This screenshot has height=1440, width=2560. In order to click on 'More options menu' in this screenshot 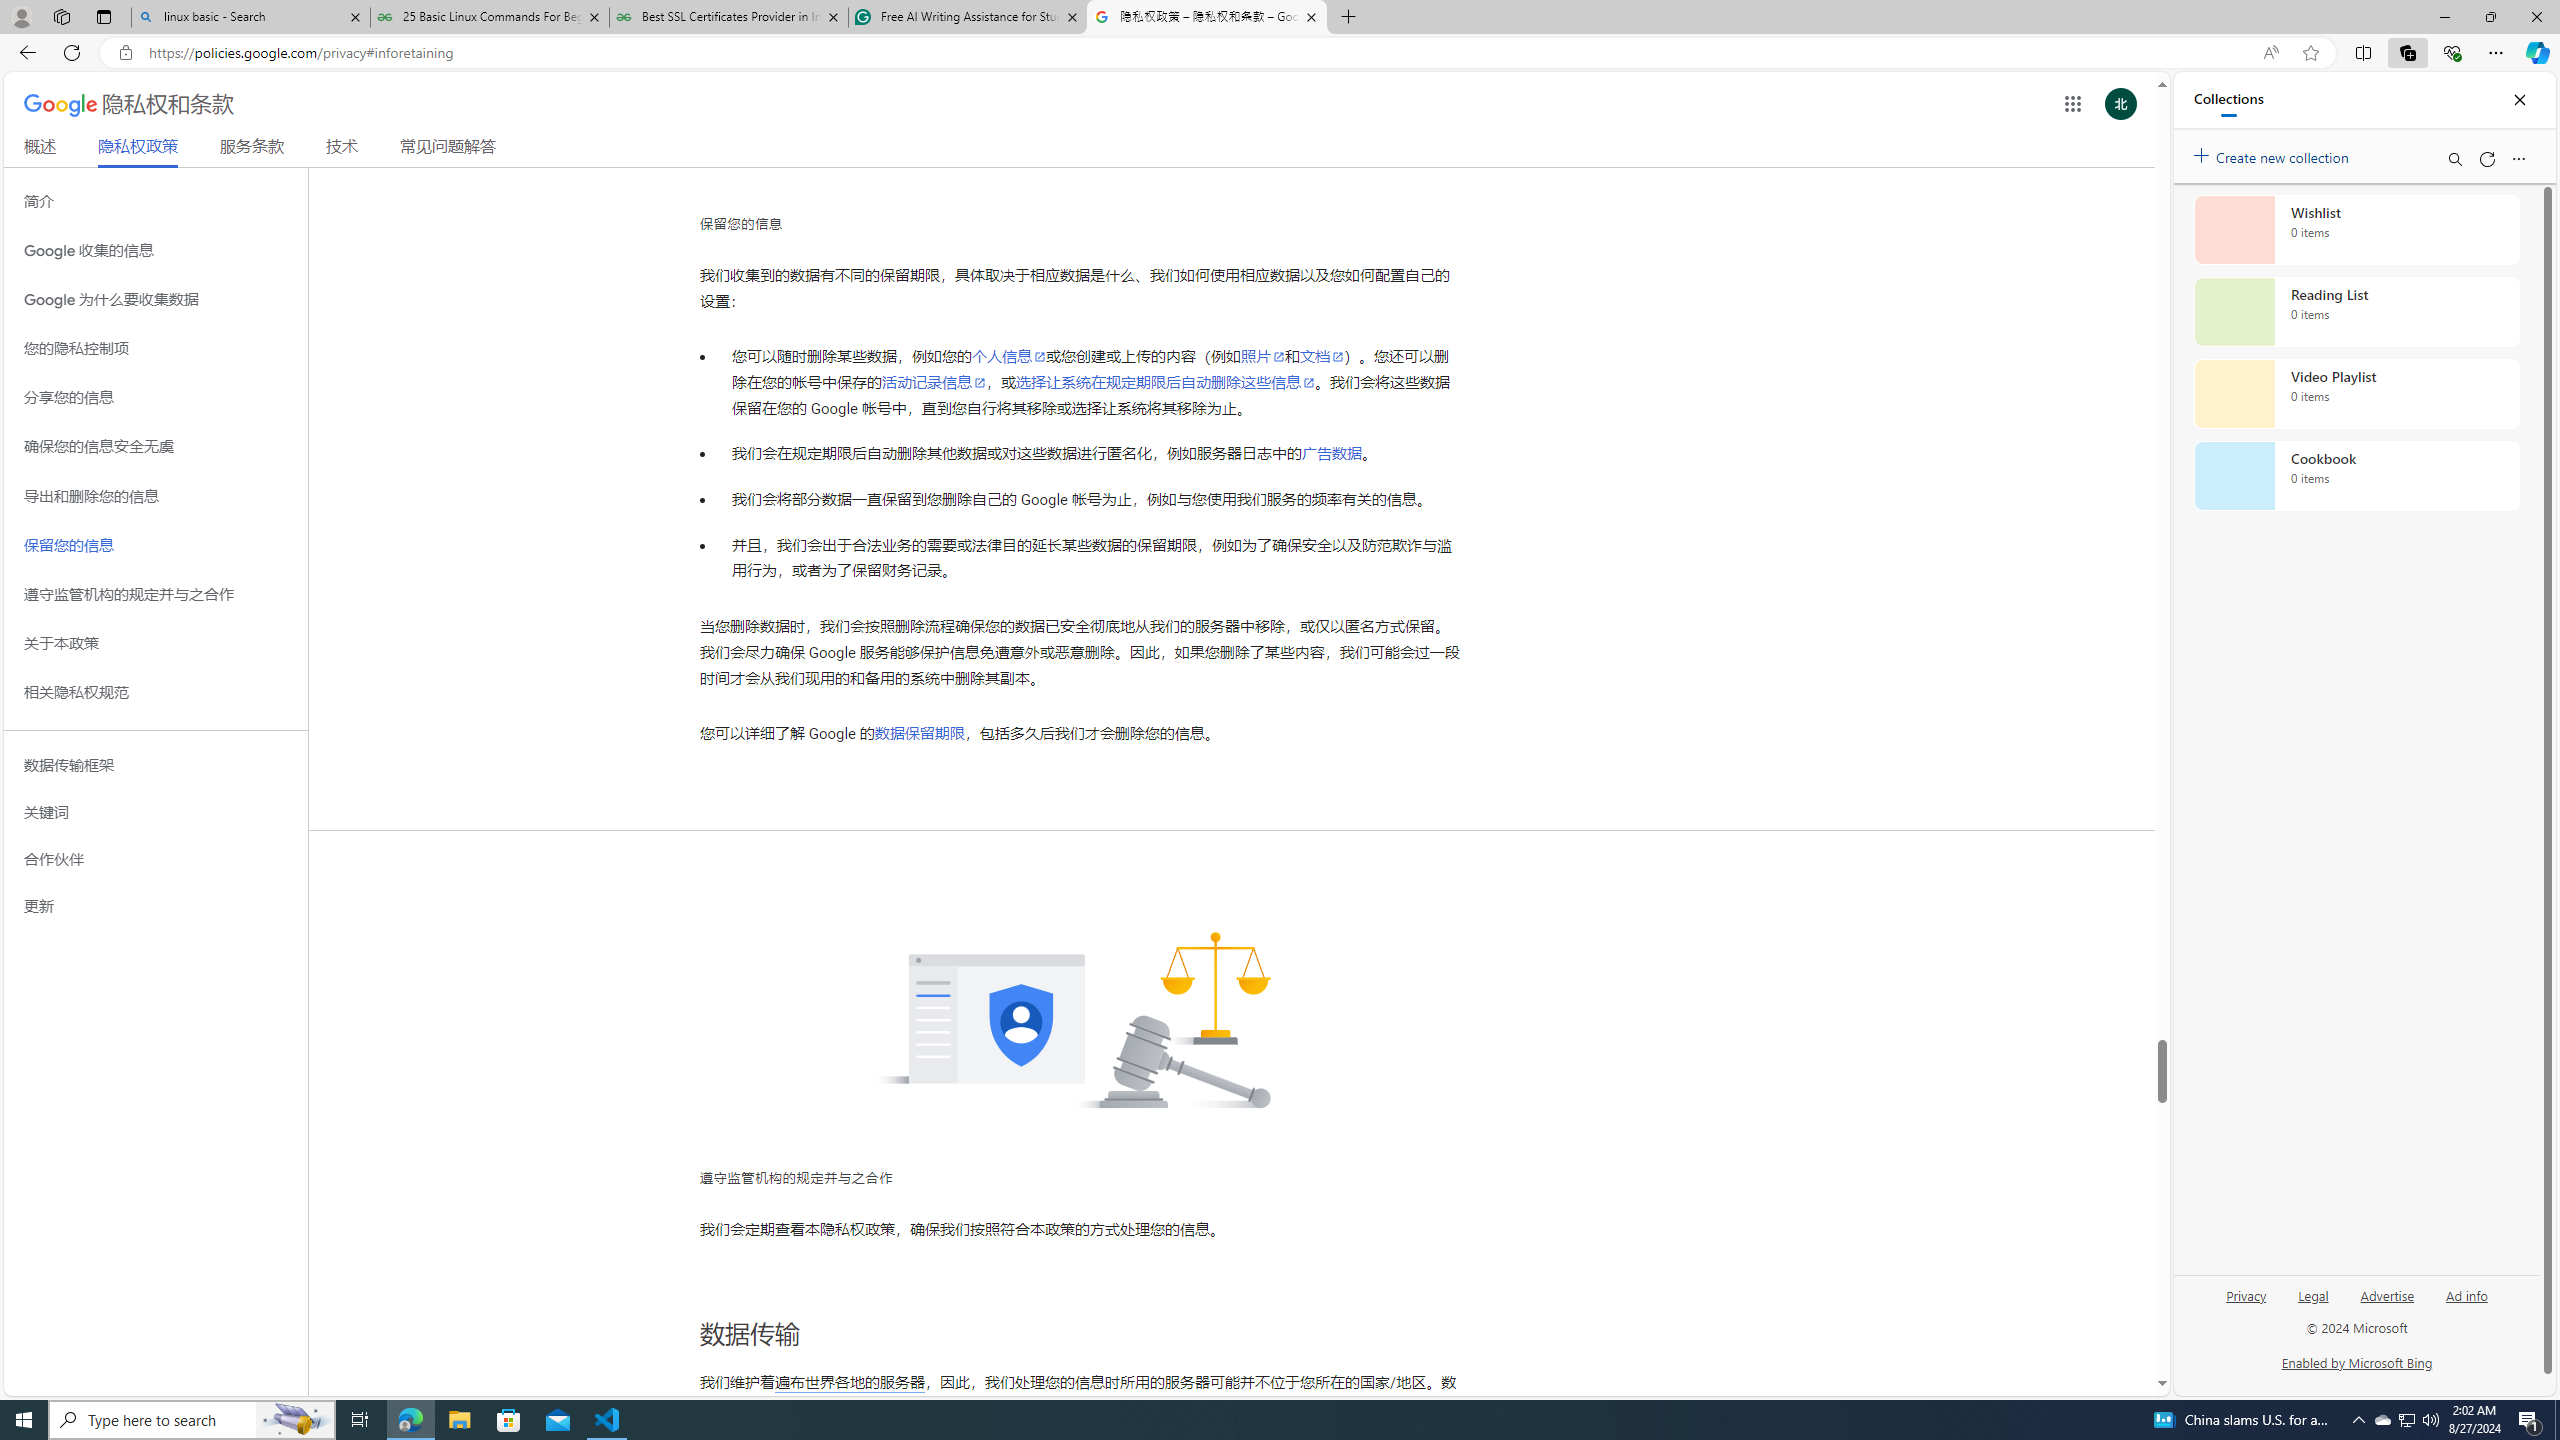, I will do `click(2519, 158)`.